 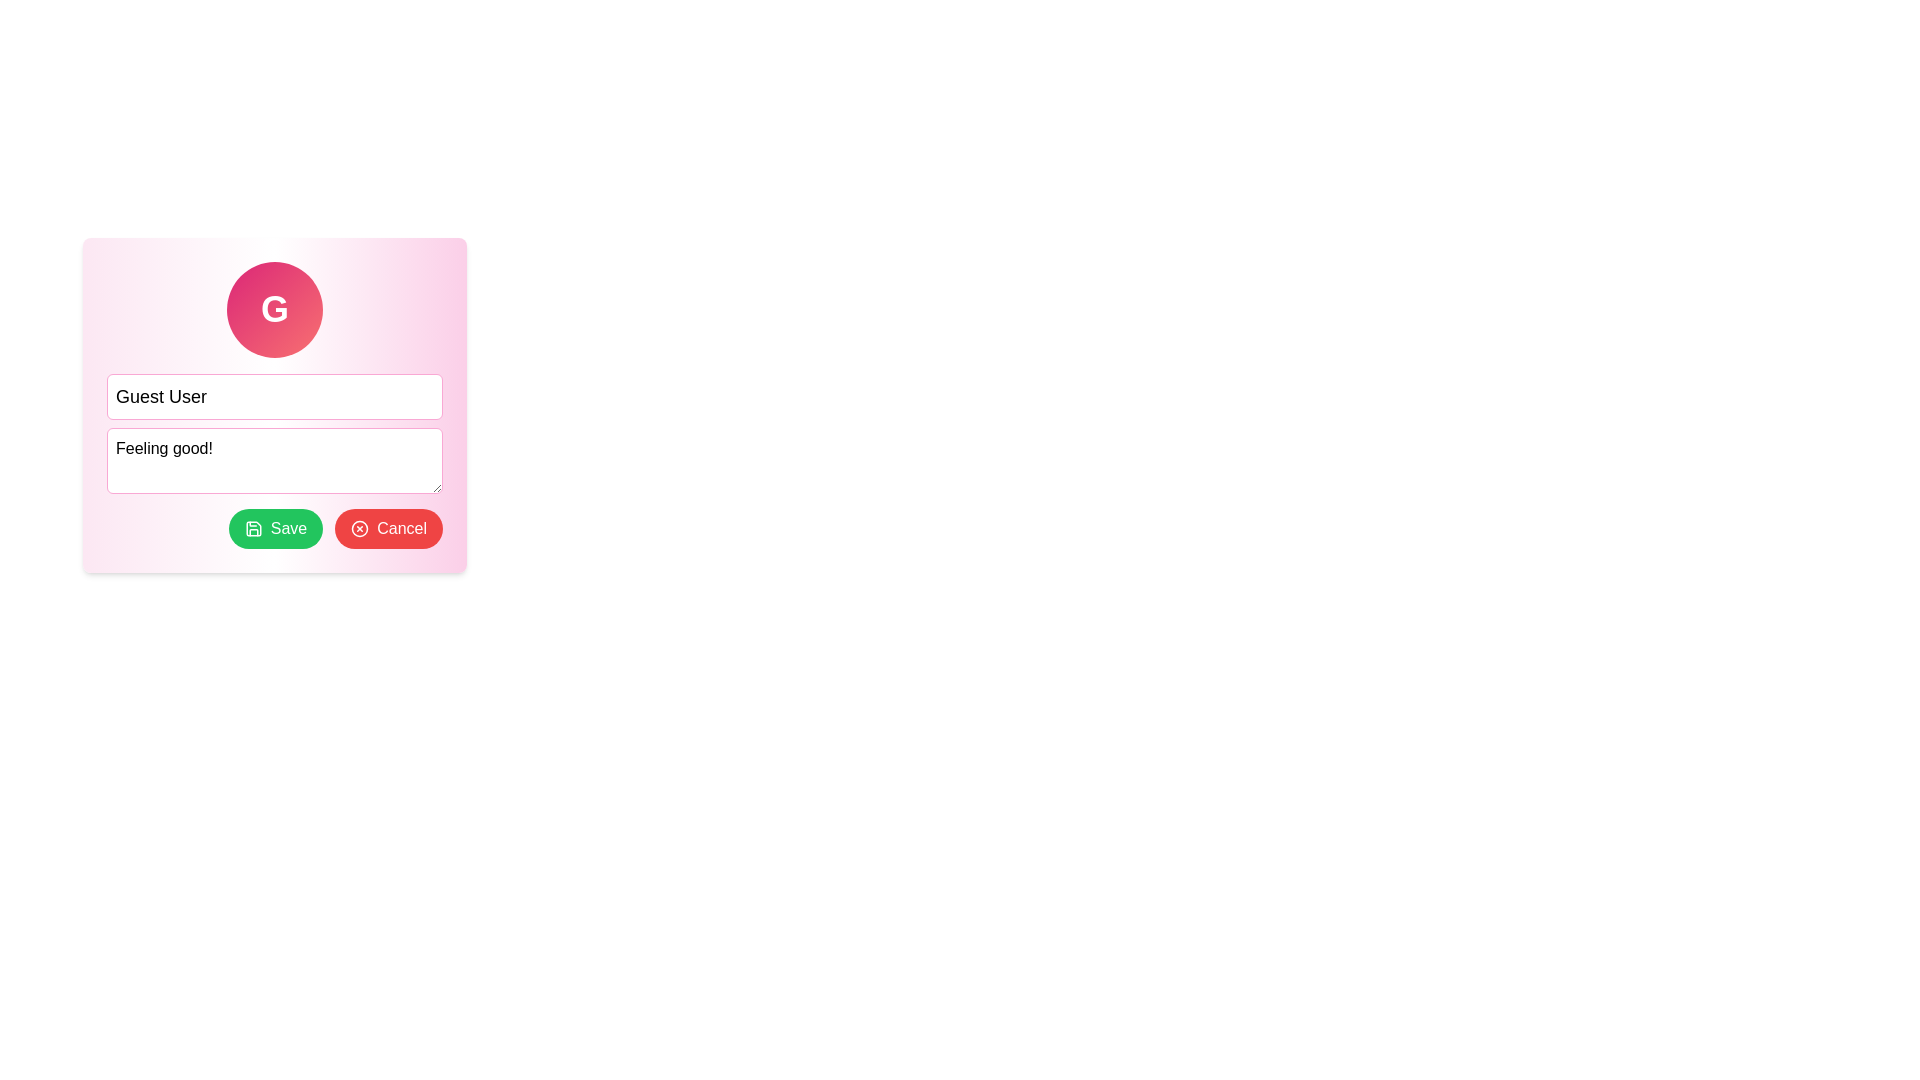 What do you see at coordinates (273, 527) in the screenshot?
I see `the leftmost 'Save' button located below the text input fields in the form interface` at bounding box center [273, 527].